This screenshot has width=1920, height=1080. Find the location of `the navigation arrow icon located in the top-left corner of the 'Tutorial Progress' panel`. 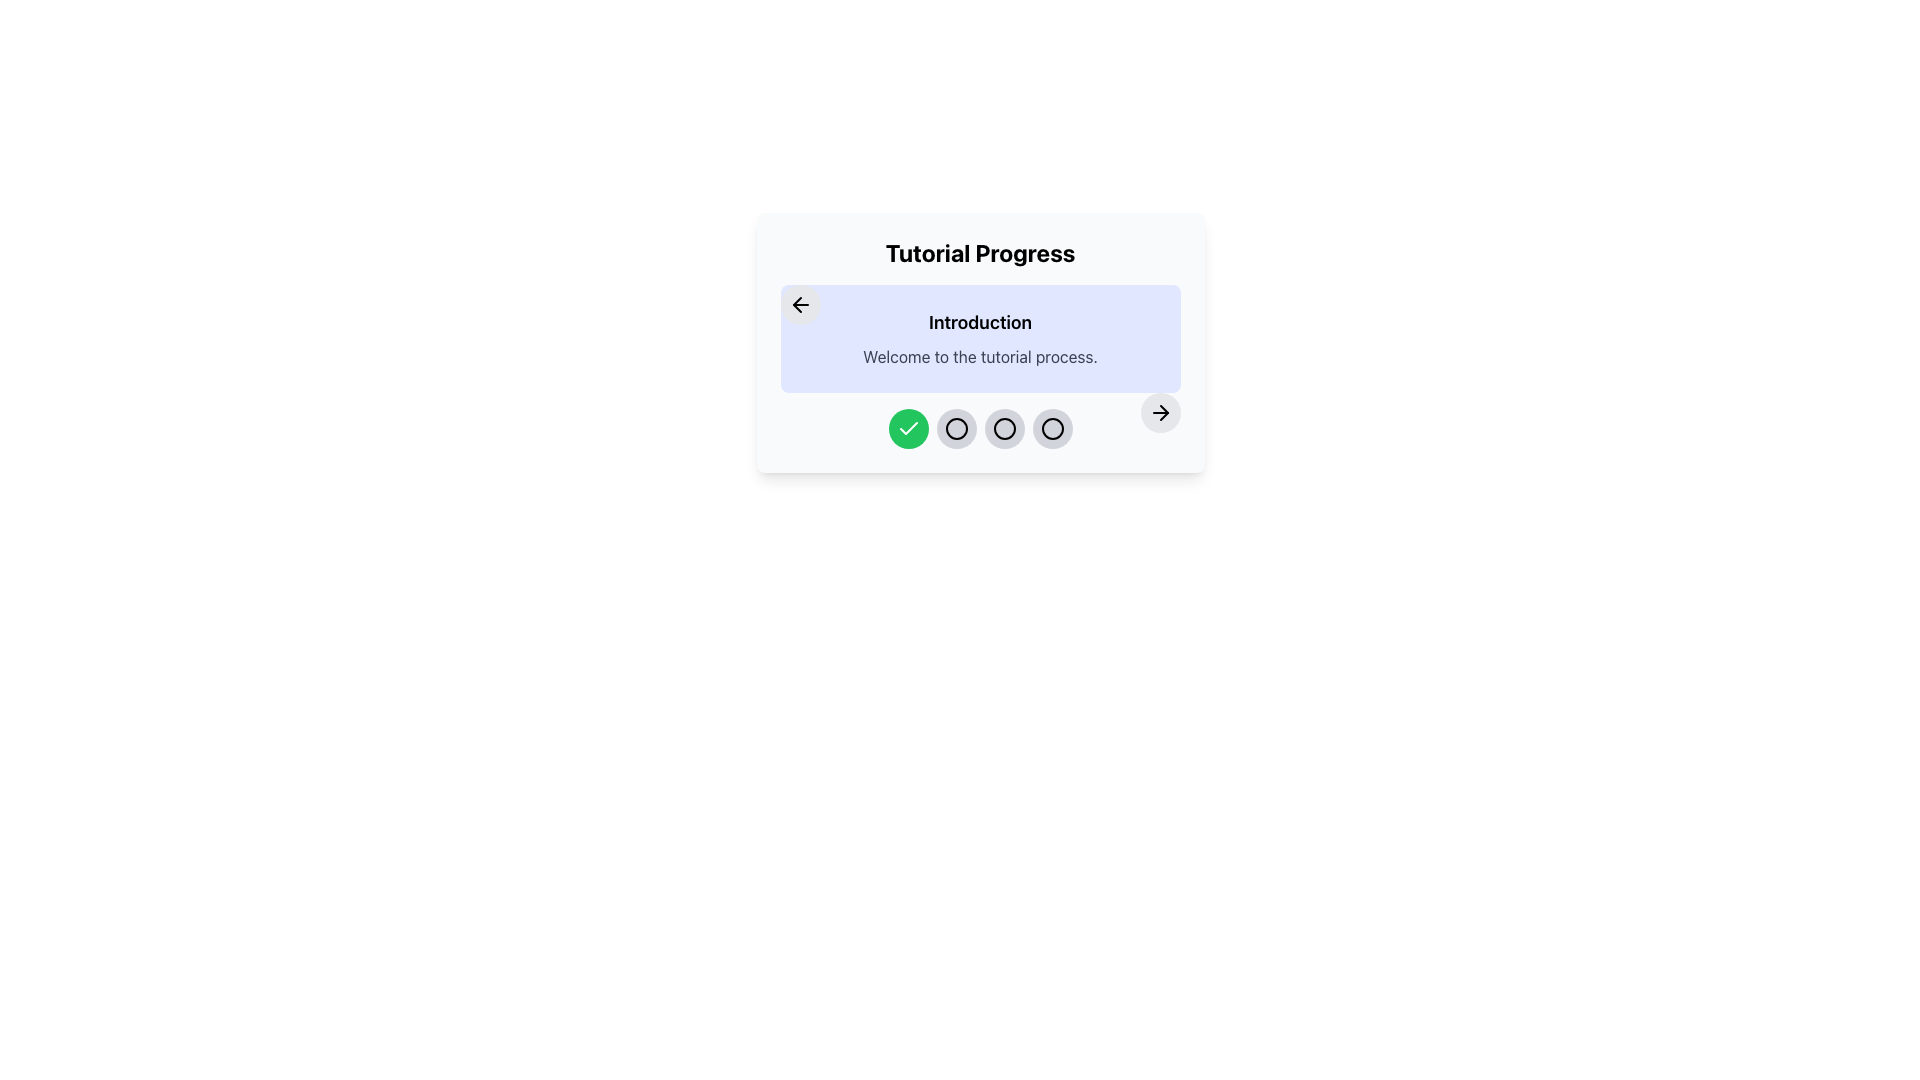

the navigation arrow icon located in the top-left corner of the 'Tutorial Progress' panel is located at coordinates (800, 304).